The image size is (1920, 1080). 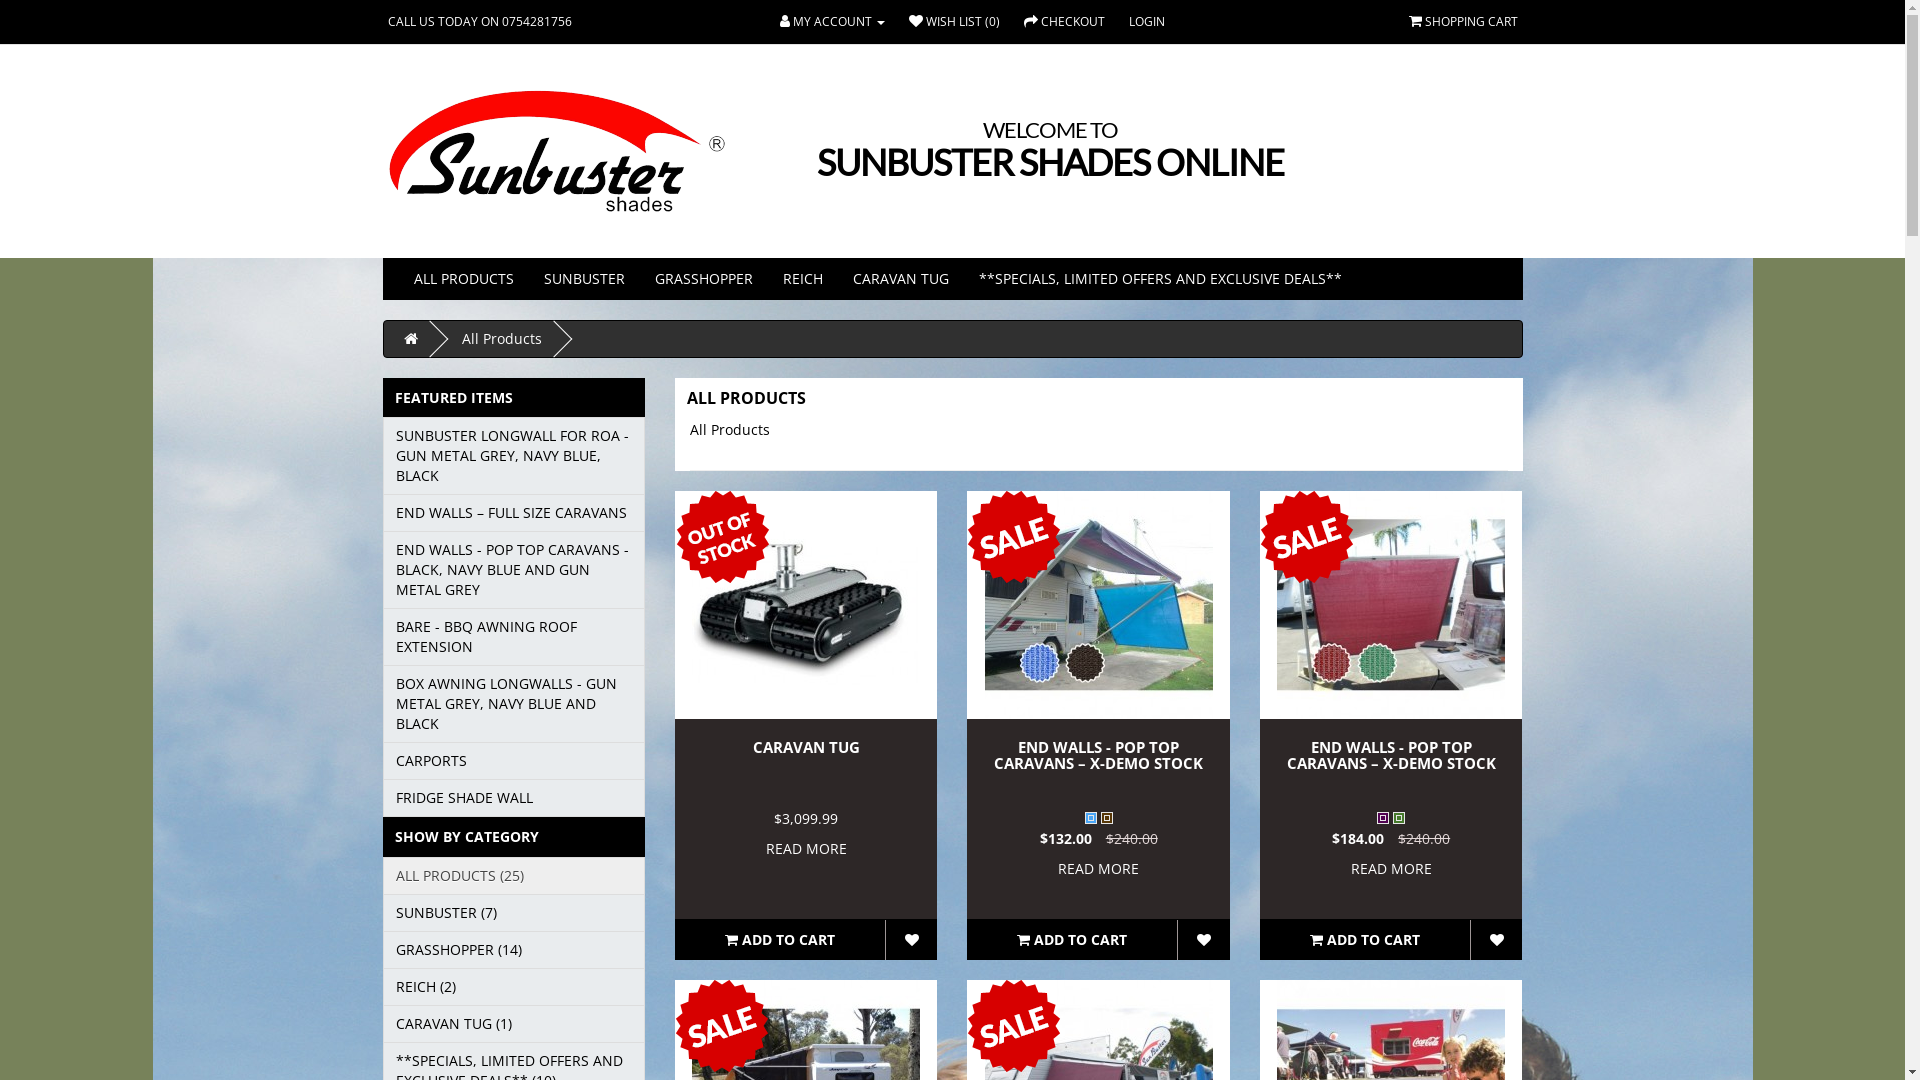 What do you see at coordinates (480, 21) in the screenshot?
I see `'CALL US TODAY ON 0754281756'` at bounding box center [480, 21].